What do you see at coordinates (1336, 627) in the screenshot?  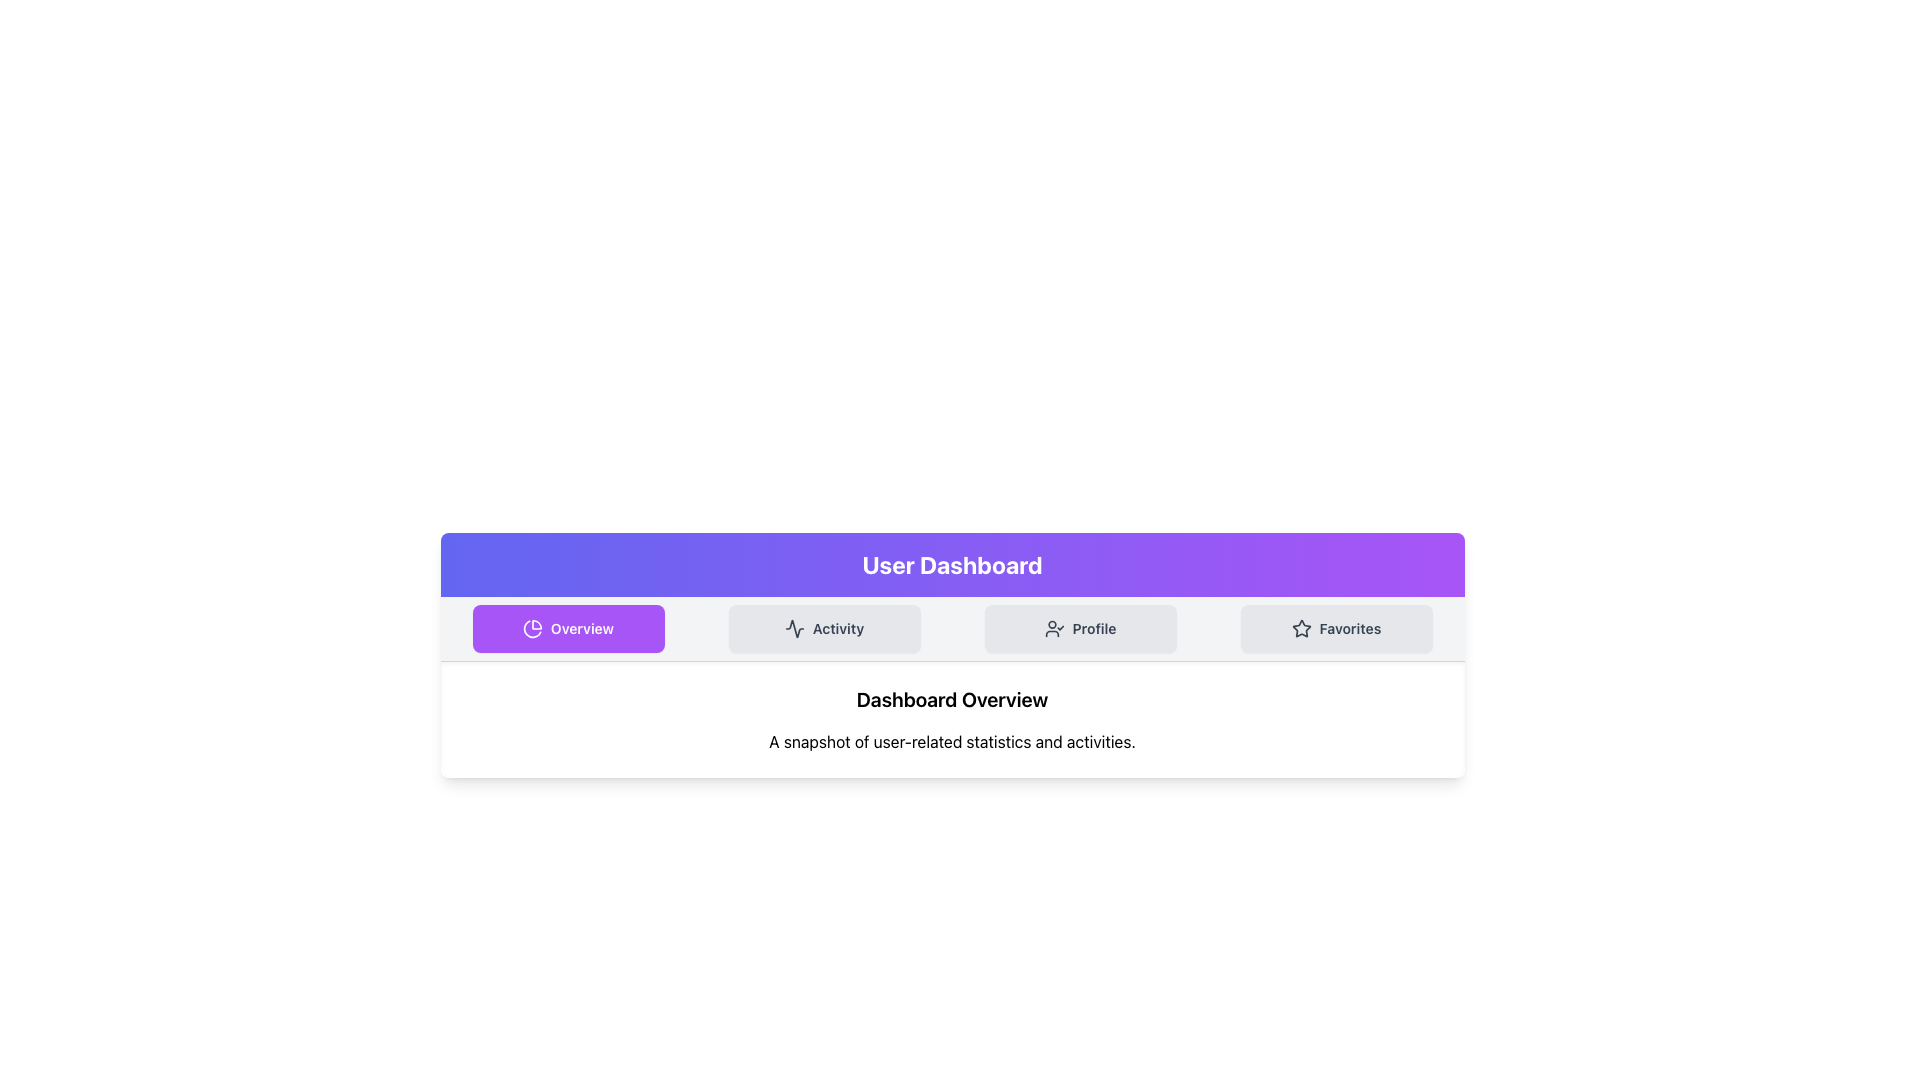 I see `the 'Favorites' button located in the top-center navigation bar, which is positioned to the right of the 'Profile', 'Activity', and 'Overview' buttons` at bounding box center [1336, 627].